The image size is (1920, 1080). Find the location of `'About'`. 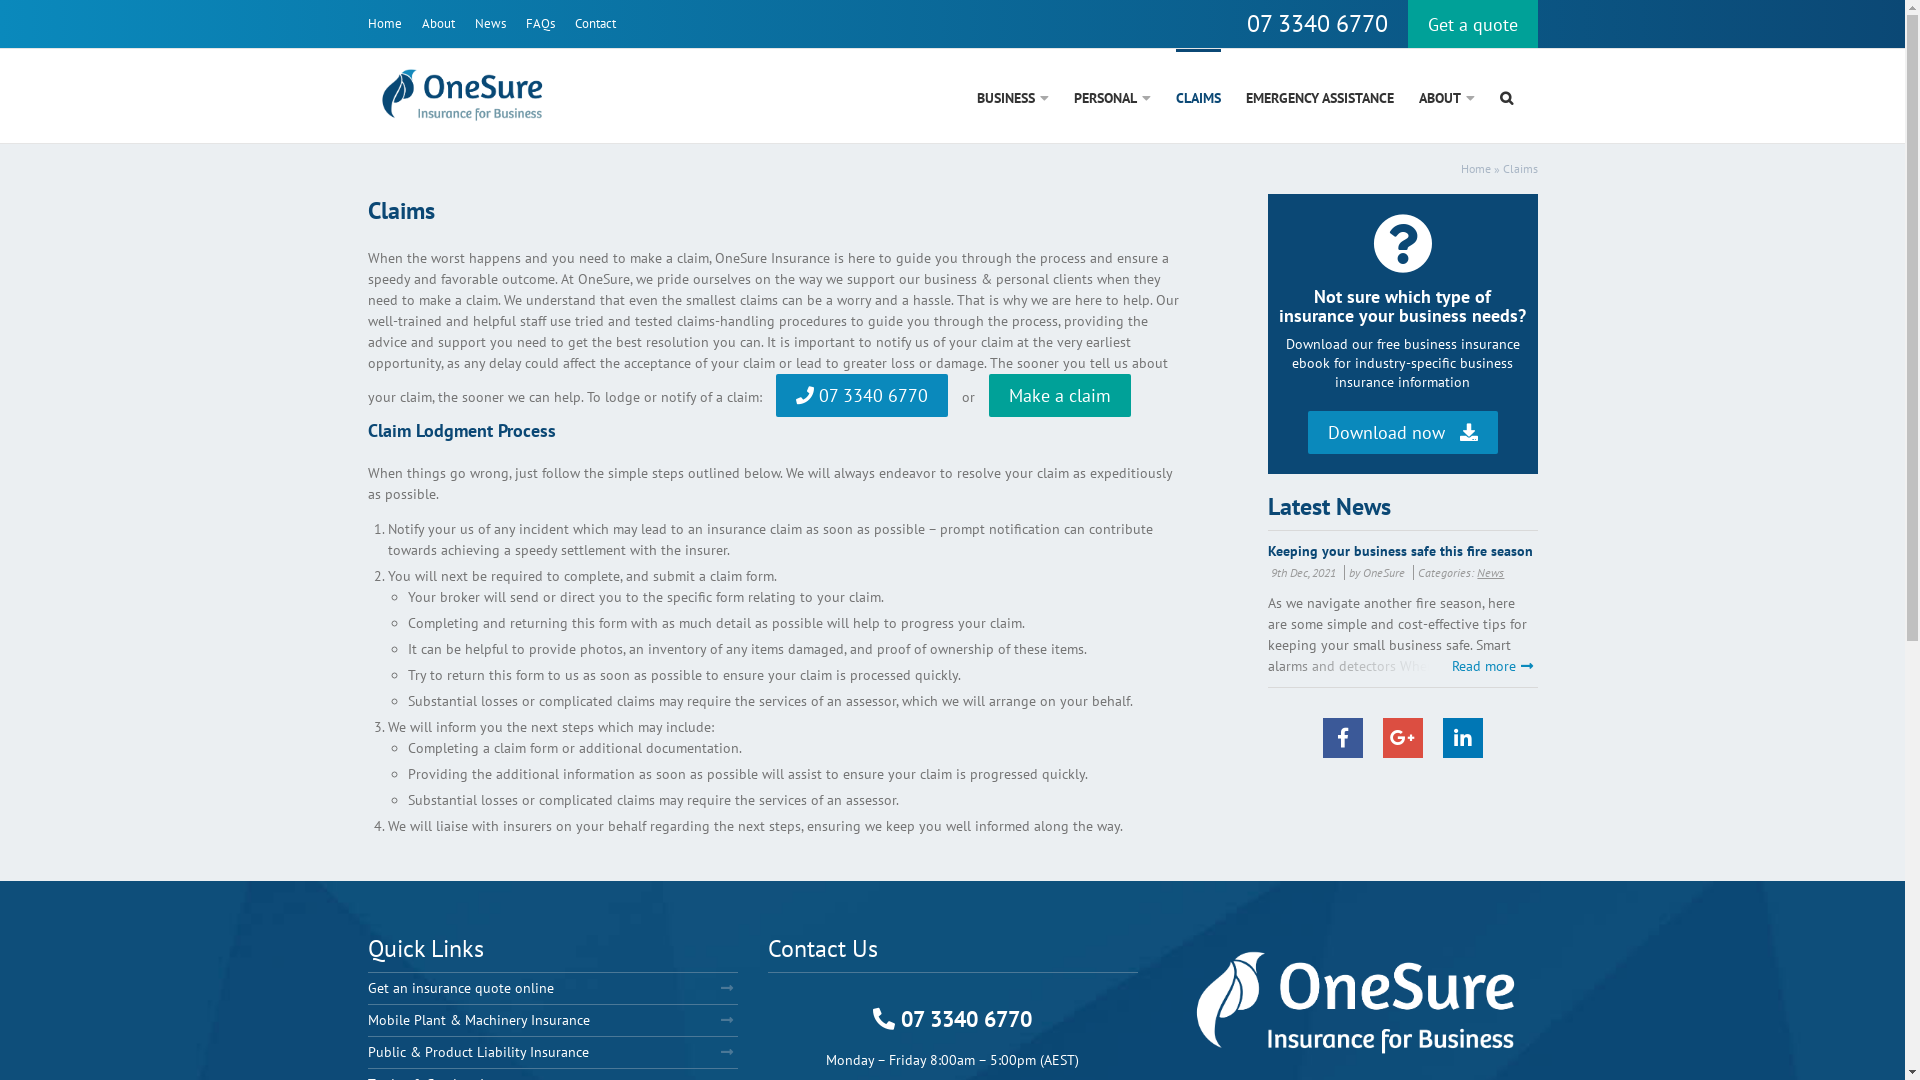

'About' is located at coordinates (437, 23).